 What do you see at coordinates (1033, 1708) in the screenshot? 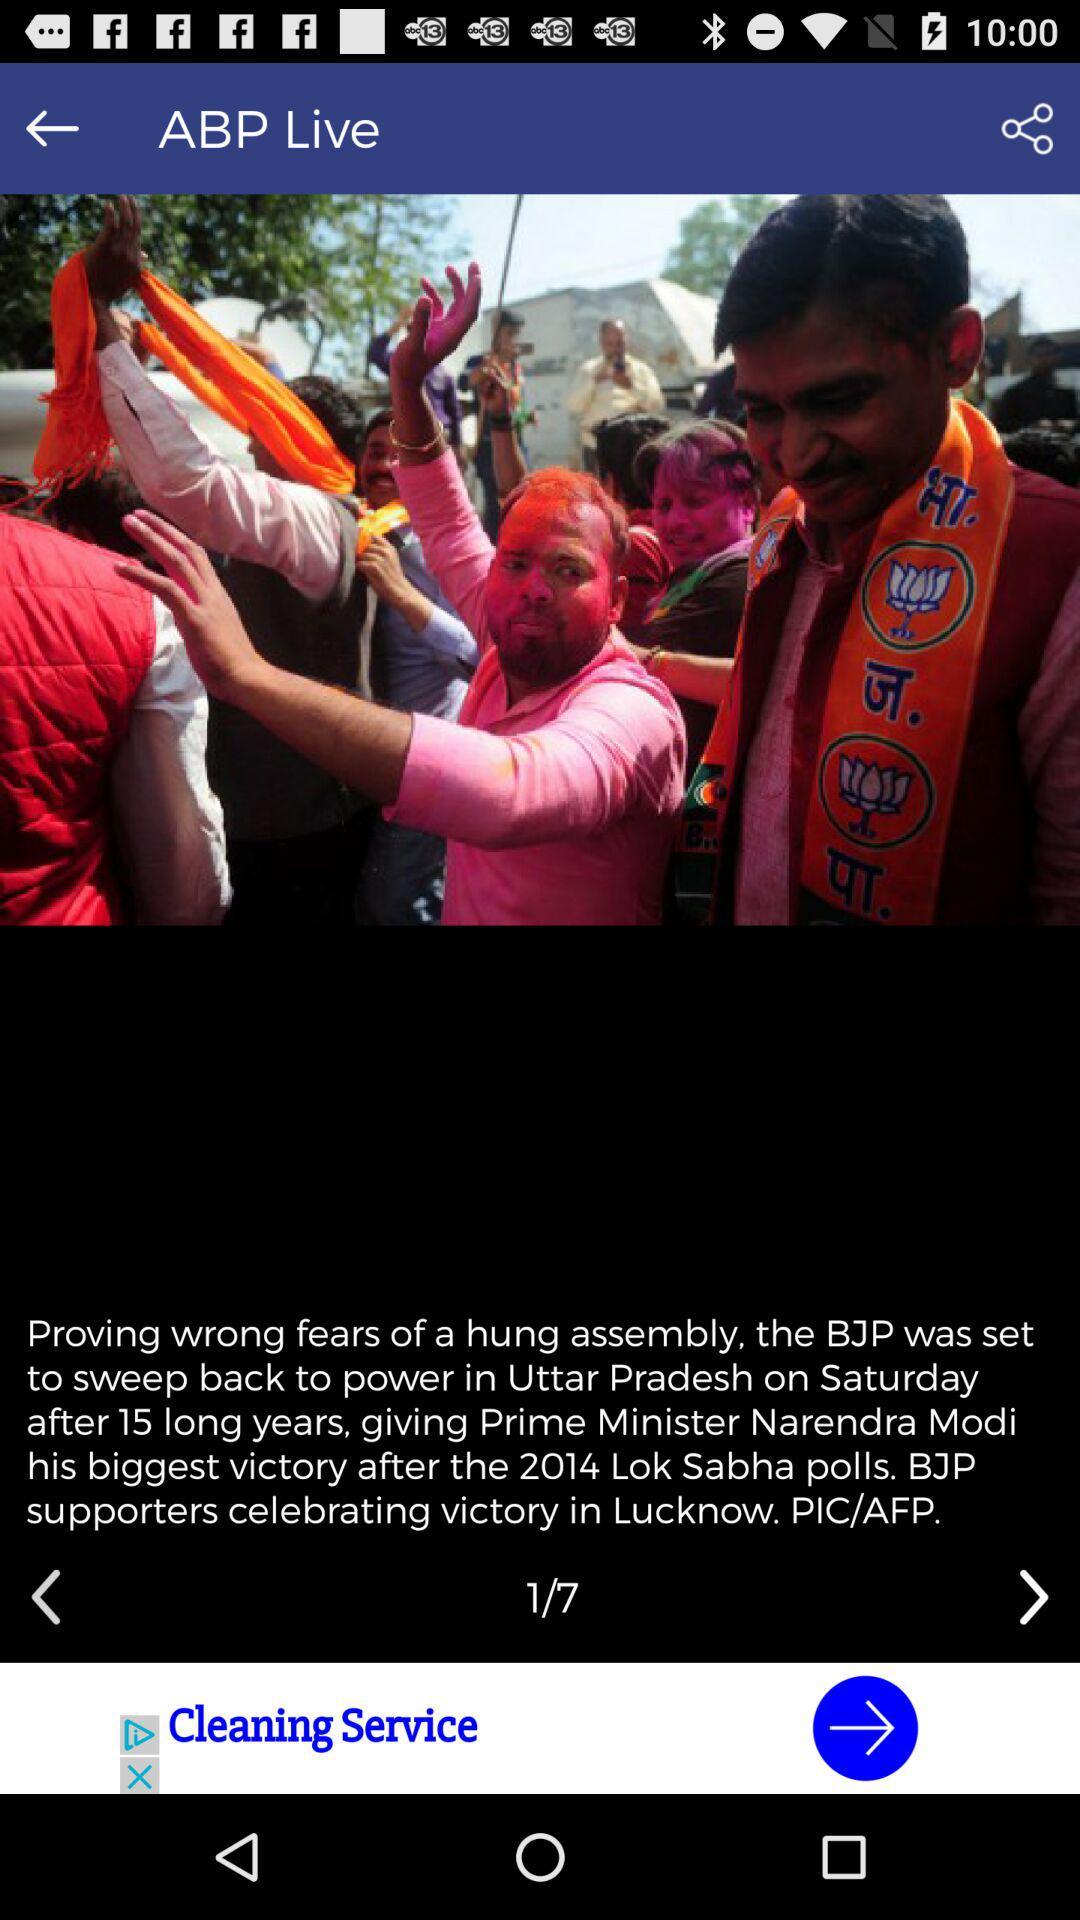
I see `the arrow_forward icon` at bounding box center [1033, 1708].